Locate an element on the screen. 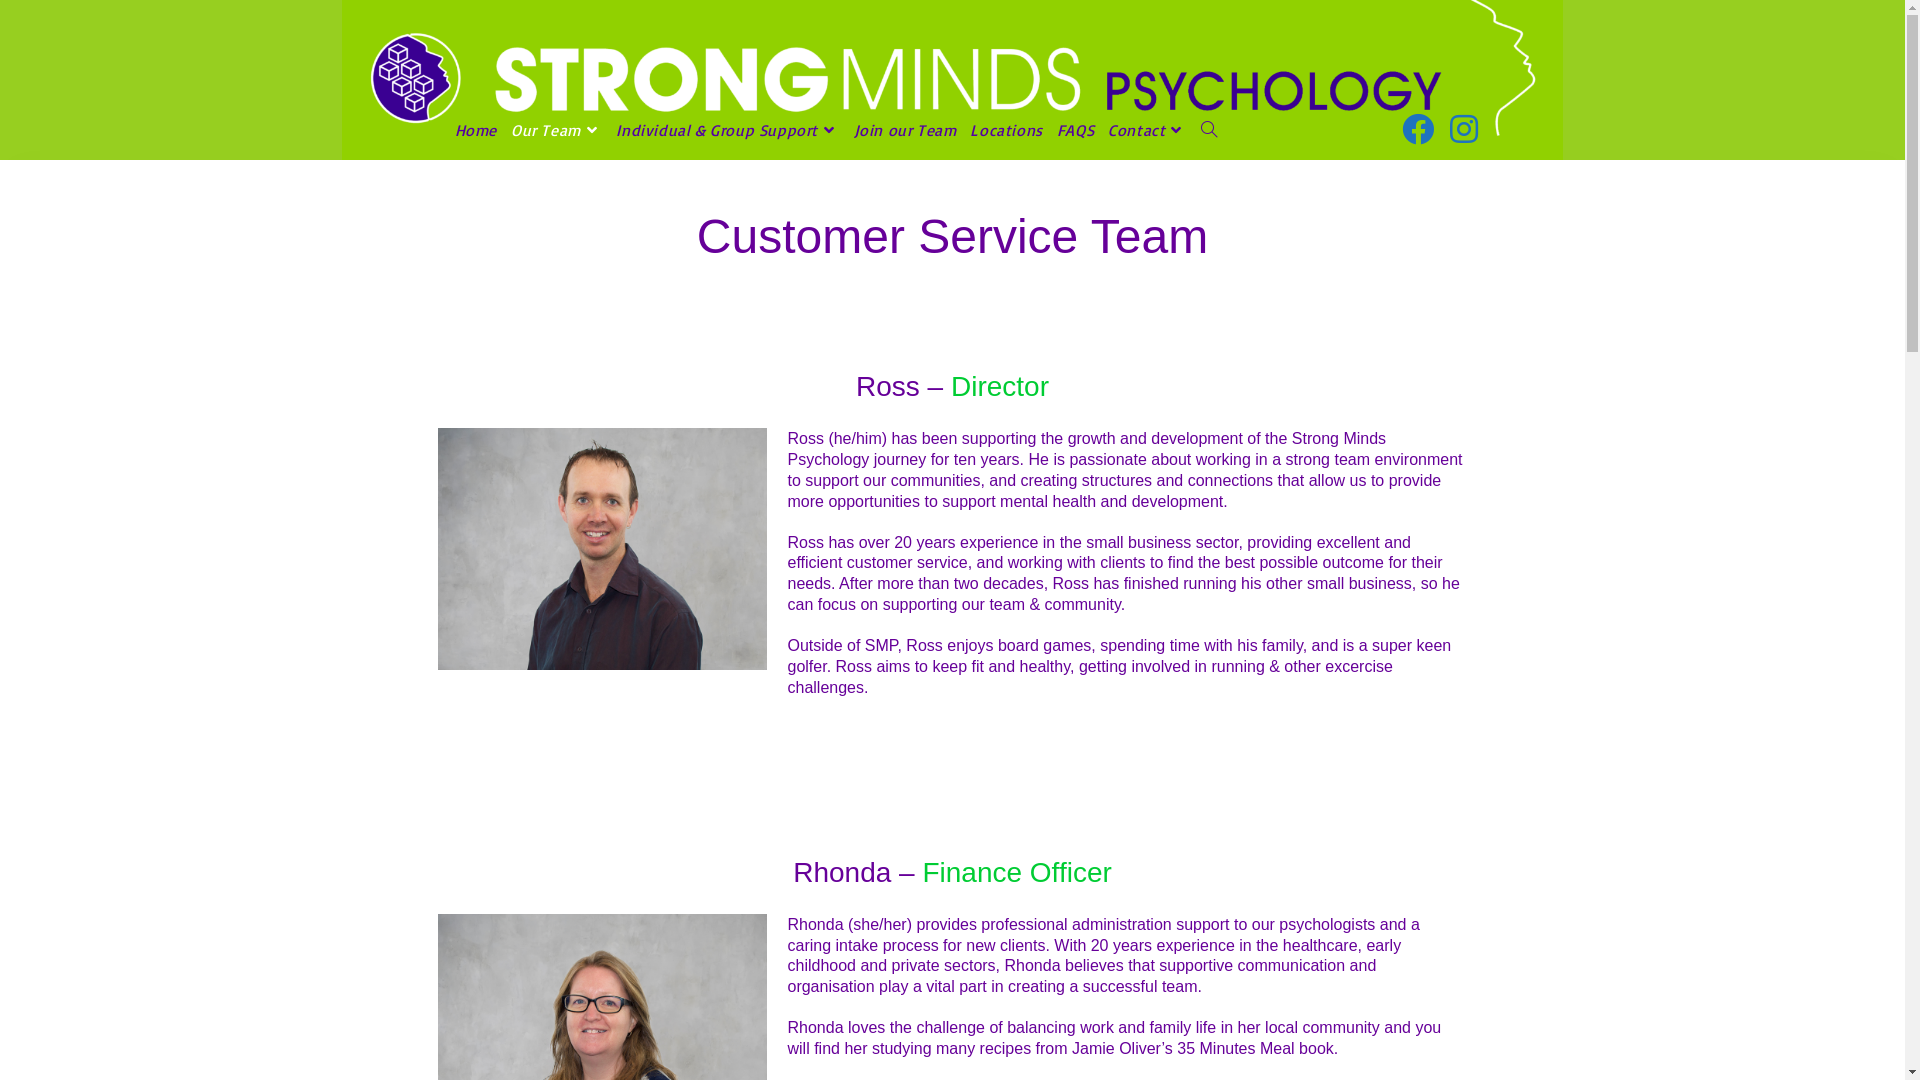  'Our Team' is located at coordinates (556, 130).